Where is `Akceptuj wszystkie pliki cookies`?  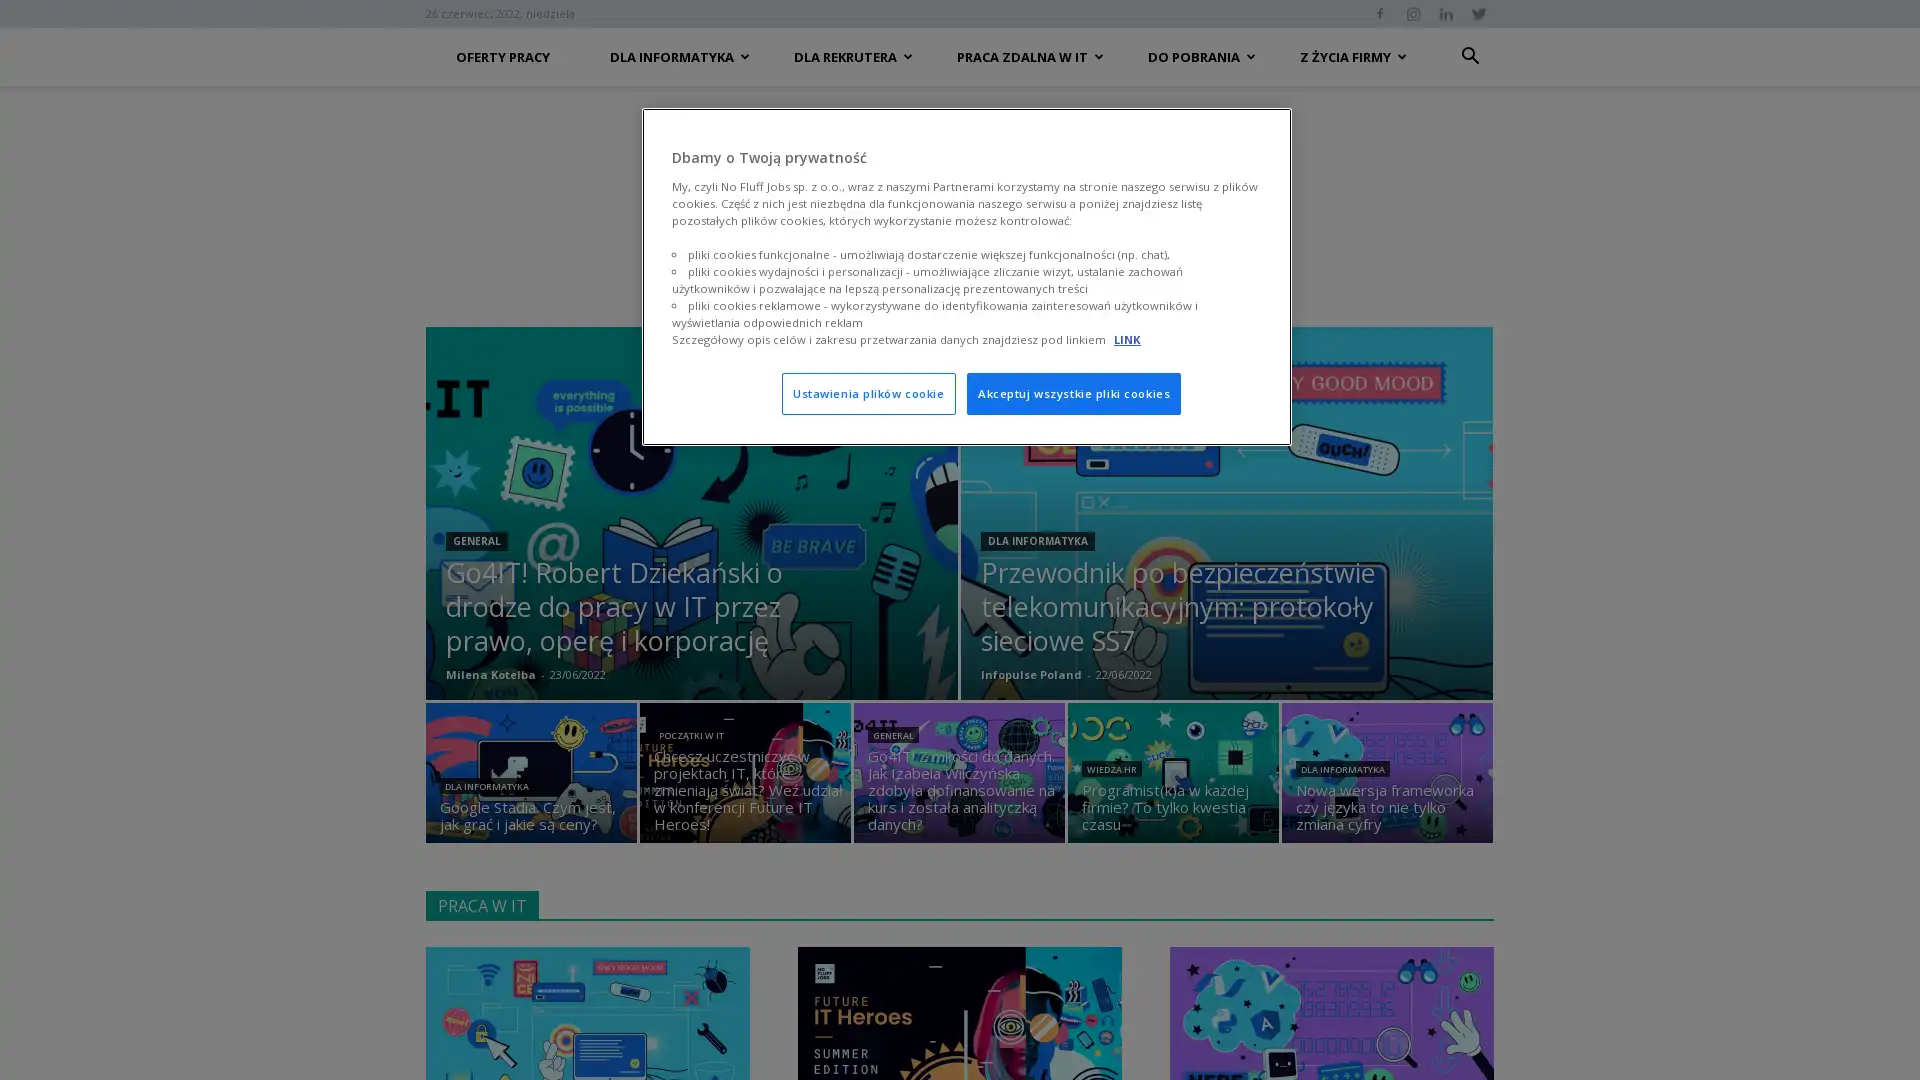
Akceptuj wszystkie pliki cookies is located at coordinates (1073, 393).